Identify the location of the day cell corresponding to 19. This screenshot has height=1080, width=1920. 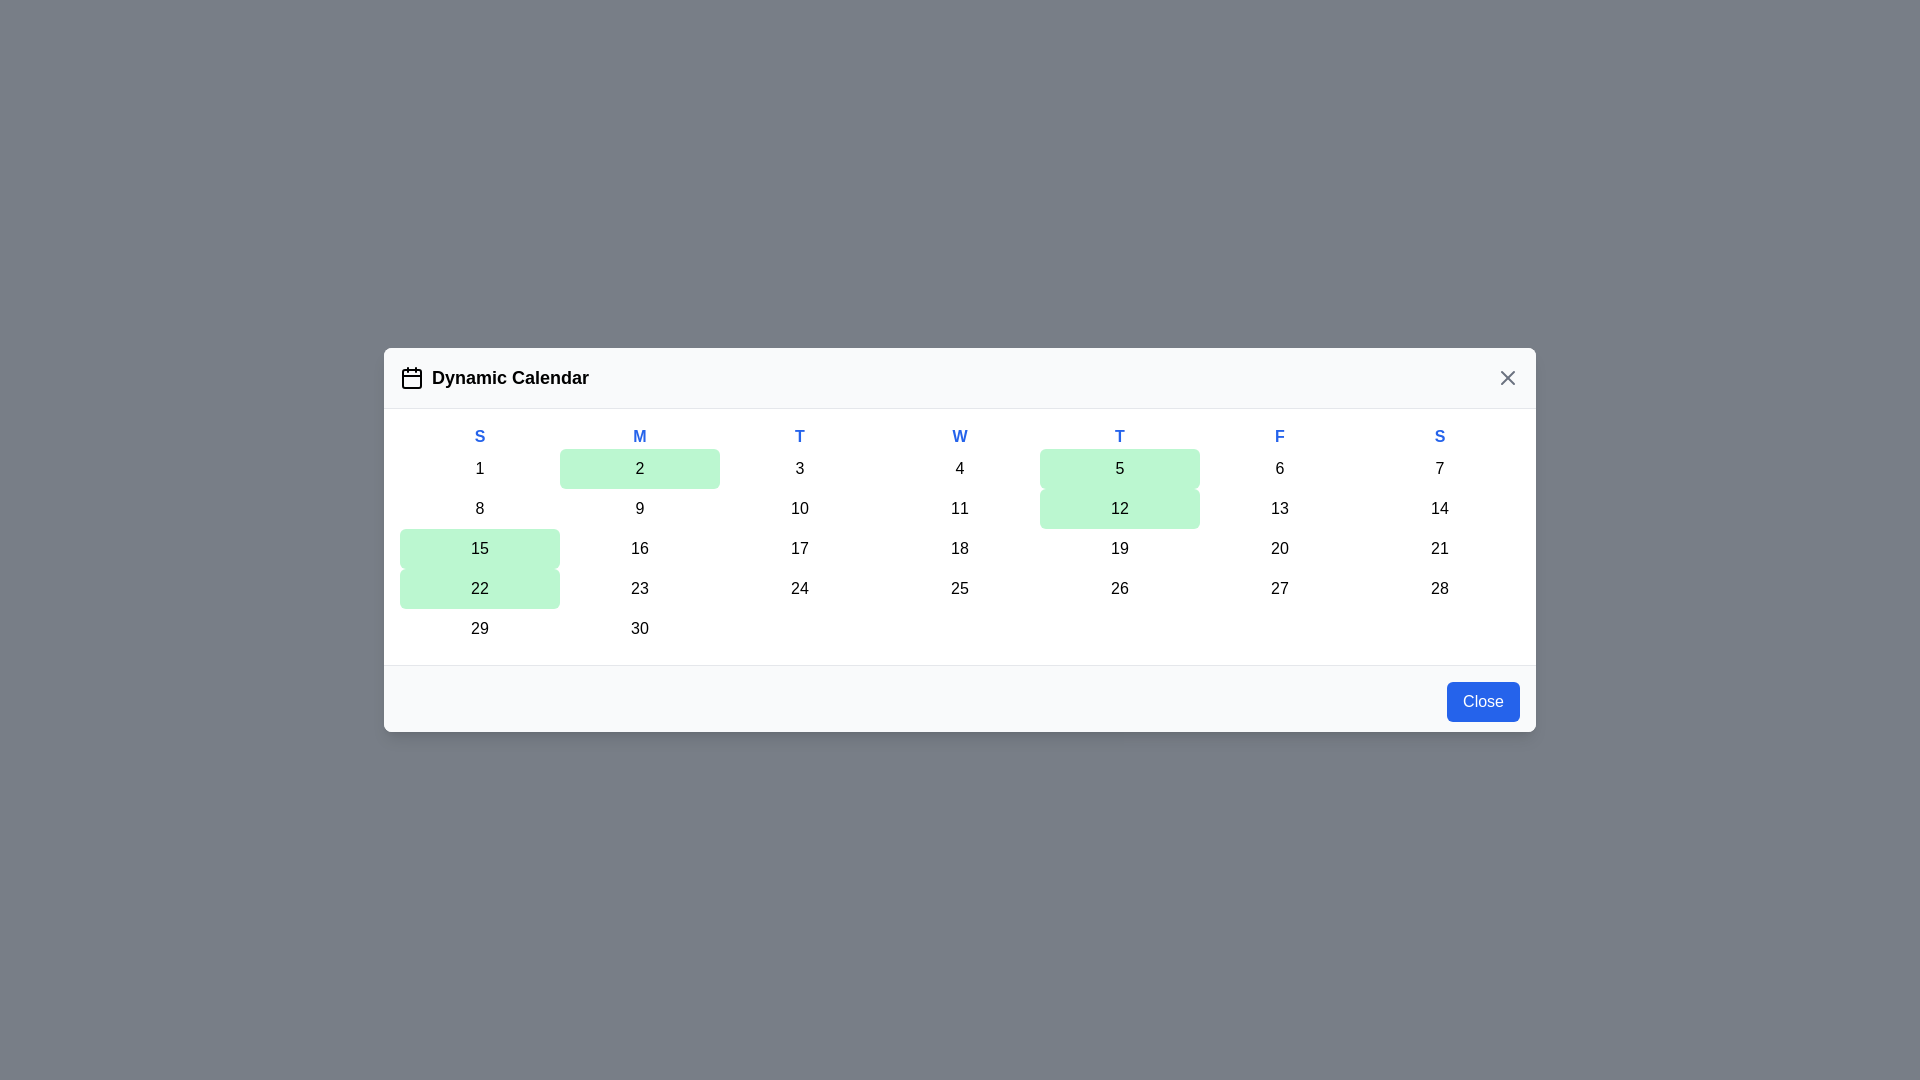
(1118, 548).